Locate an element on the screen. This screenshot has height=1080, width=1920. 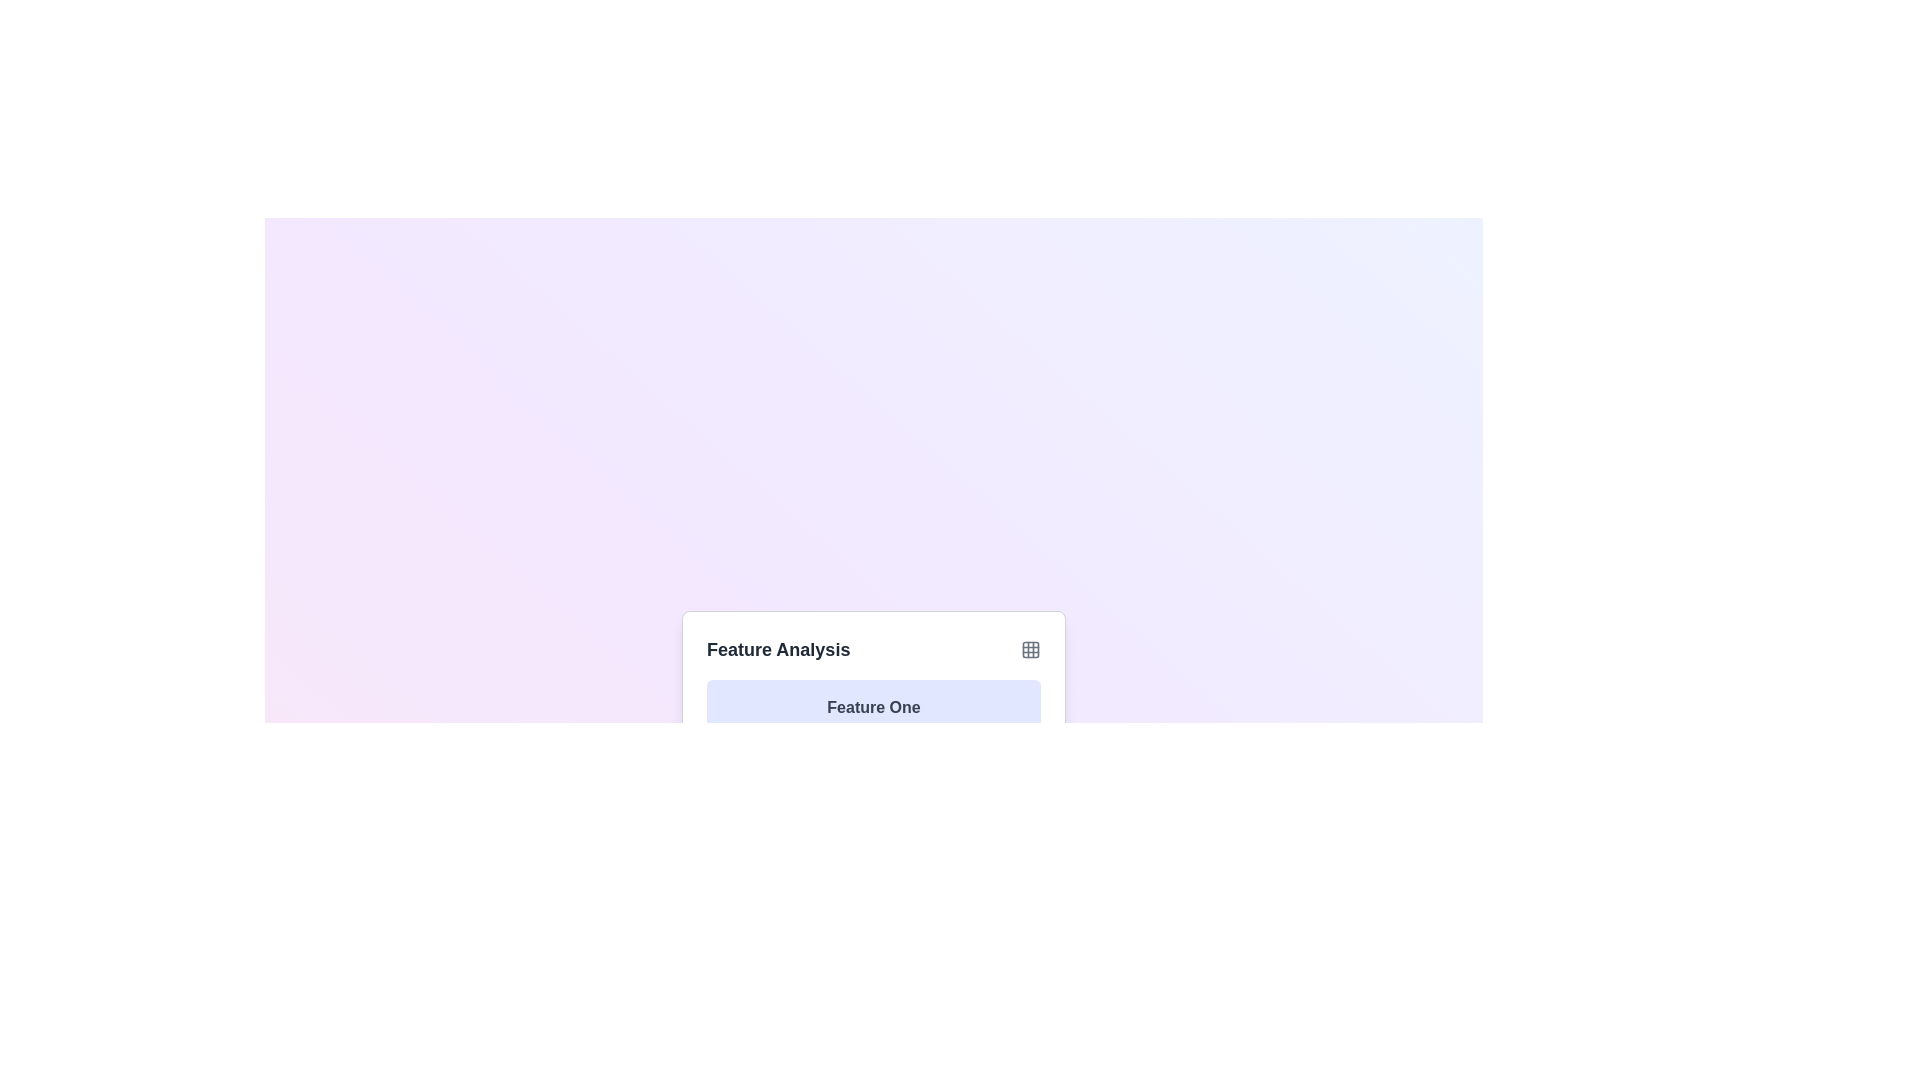
the text label indicating 'Feature One' which is centrally located below the heading 'Feature Analysis' in the interface is located at coordinates (873, 707).